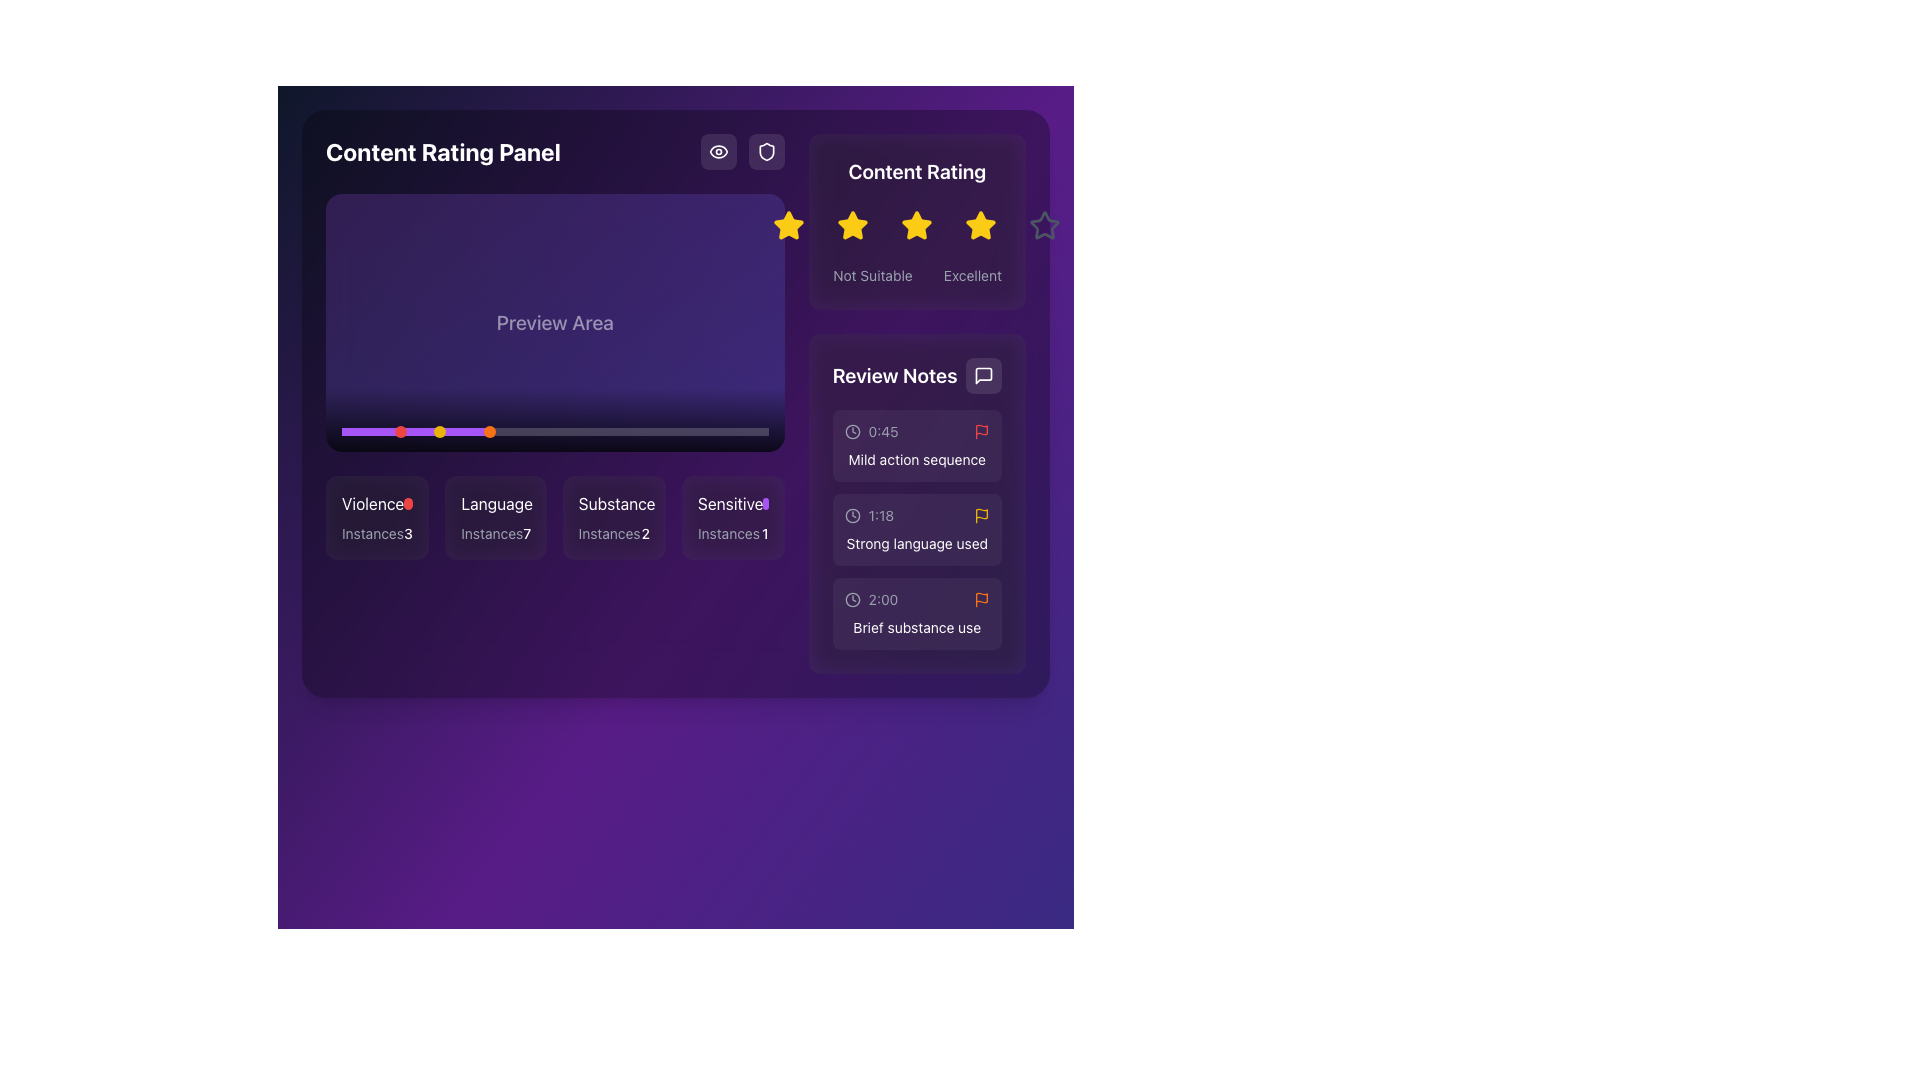  Describe the element at coordinates (894, 375) in the screenshot. I see `the header text 'Review Notes' which is styled in bold white font against a dark purple background, located in the 'Content Rating' section of the right panel` at that location.